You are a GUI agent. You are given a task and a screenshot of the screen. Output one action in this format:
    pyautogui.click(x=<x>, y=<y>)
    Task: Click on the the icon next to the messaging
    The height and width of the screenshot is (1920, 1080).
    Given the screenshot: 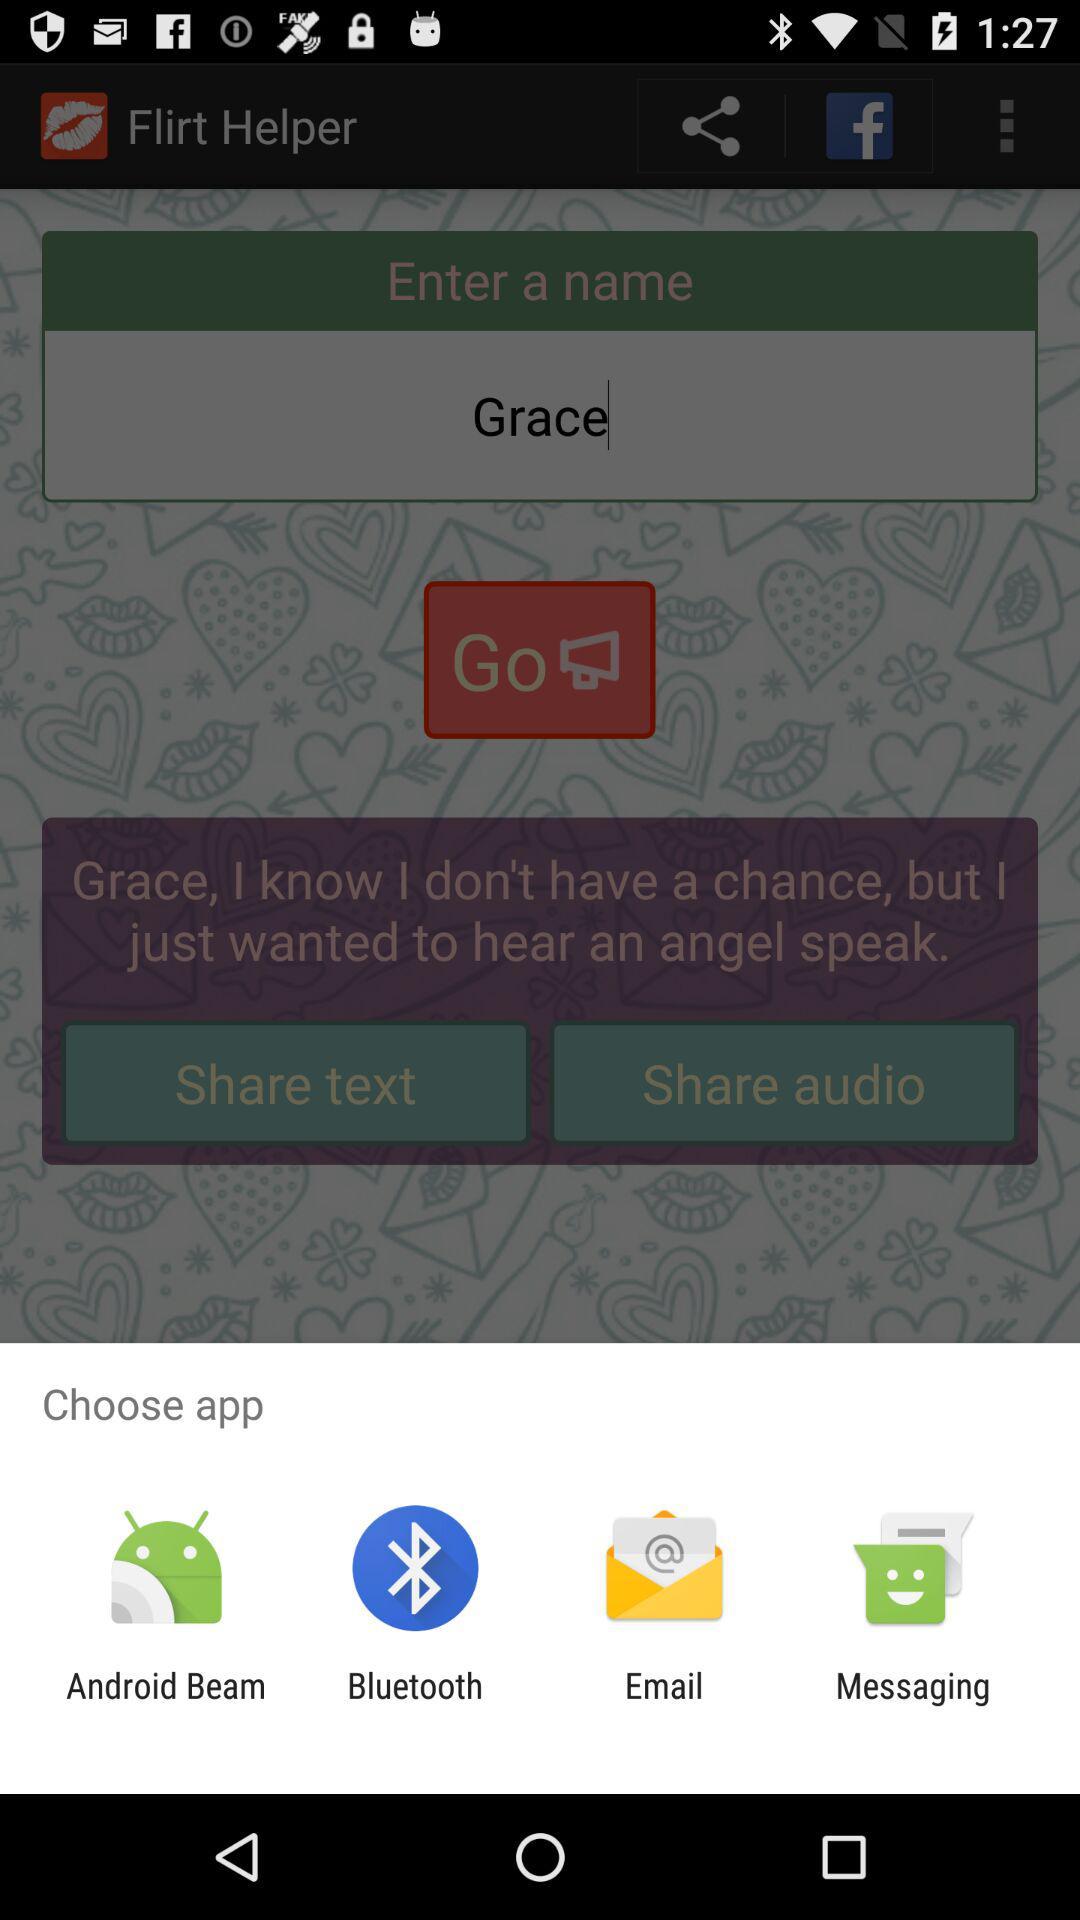 What is the action you would take?
    pyautogui.click(x=664, y=1705)
    